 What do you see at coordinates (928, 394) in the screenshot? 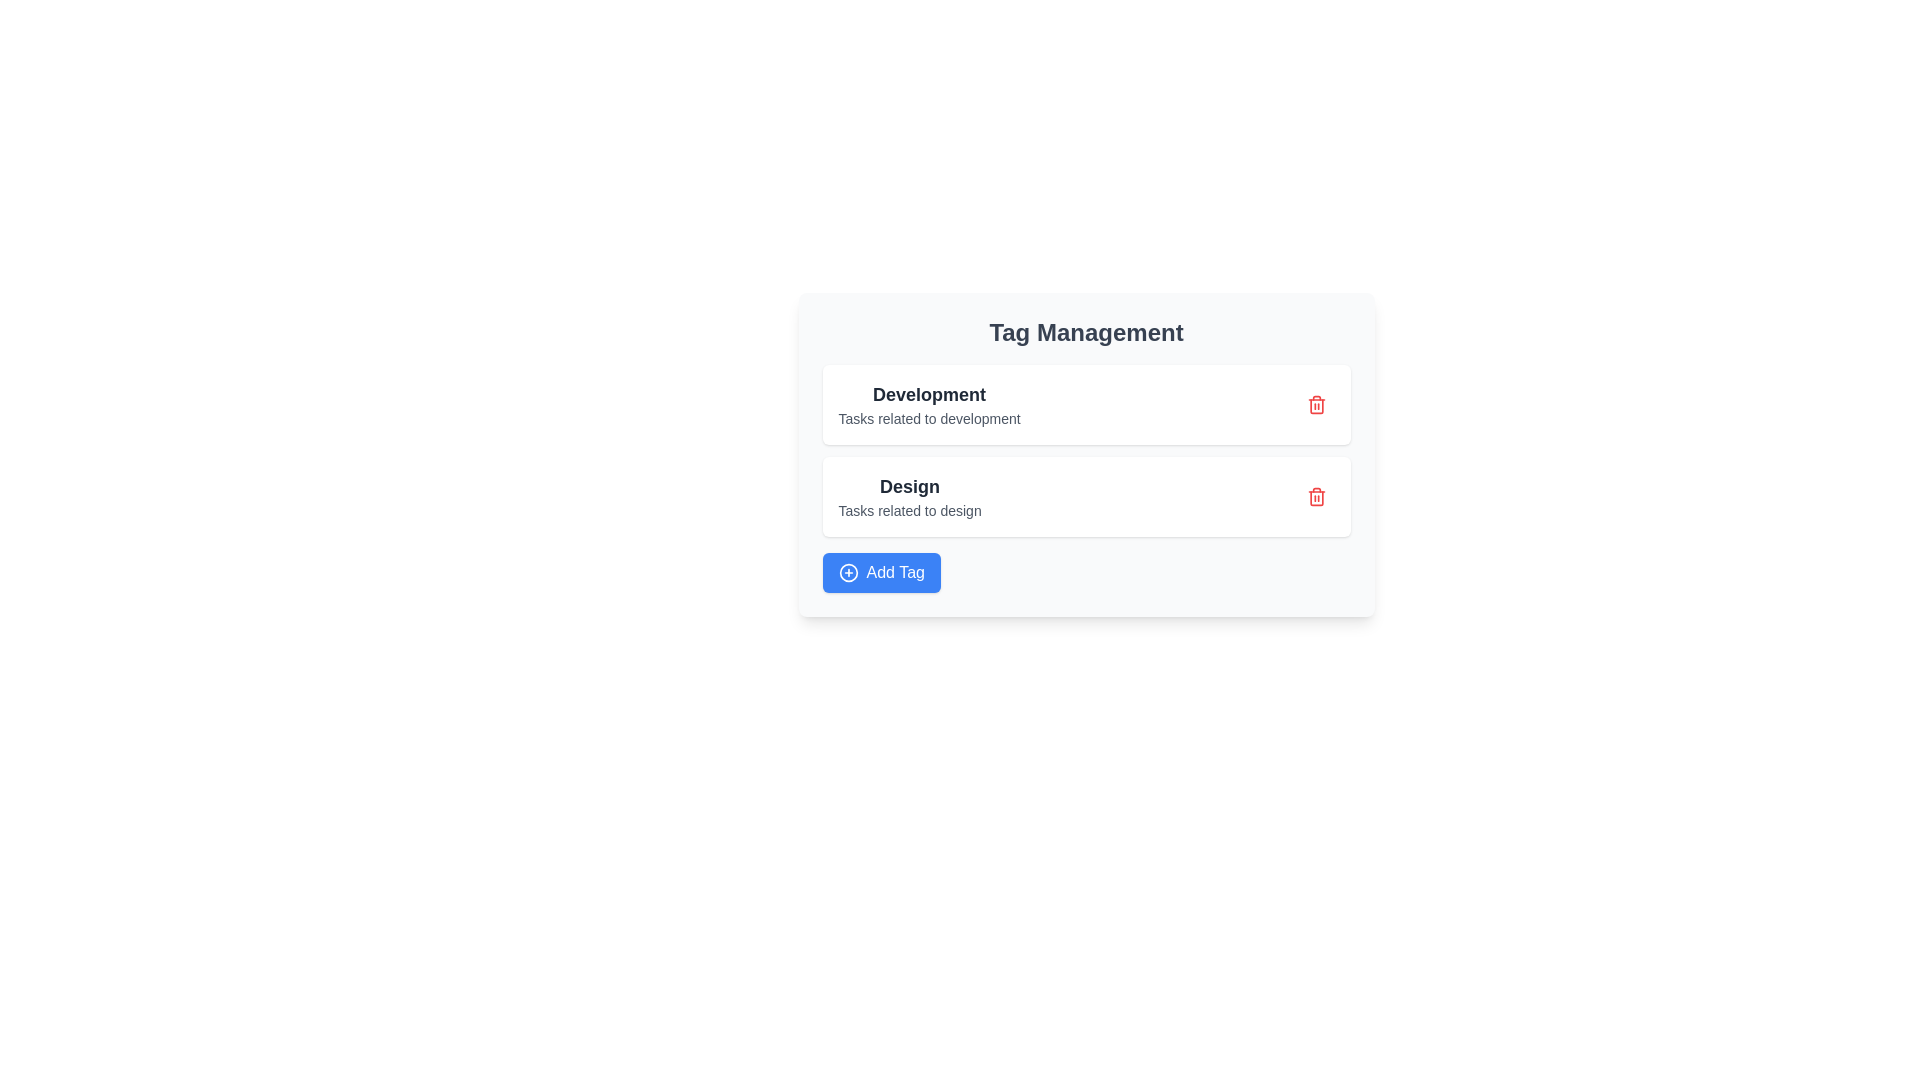
I see `the Text label element displaying the bold text 'Development' located in the top-right area of the interface` at bounding box center [928, 394].